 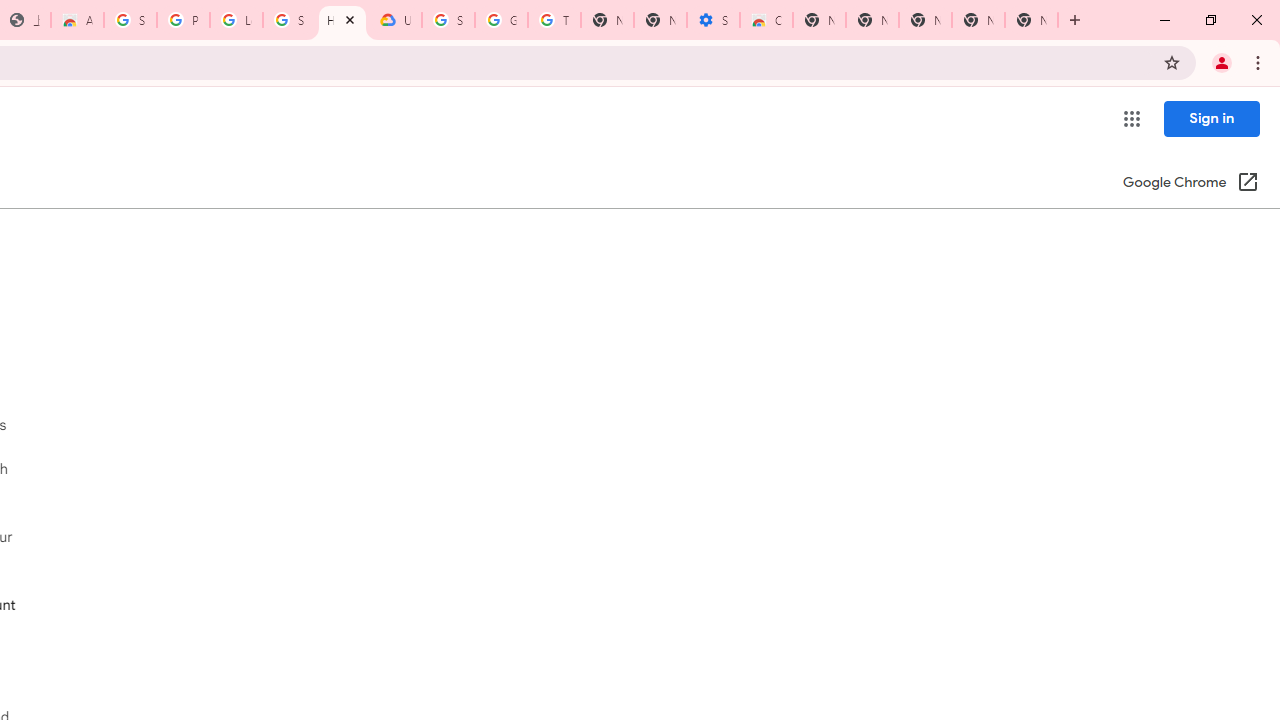 I want to click on 'Sign in - Google Accounts', so click(x=129, y=20).